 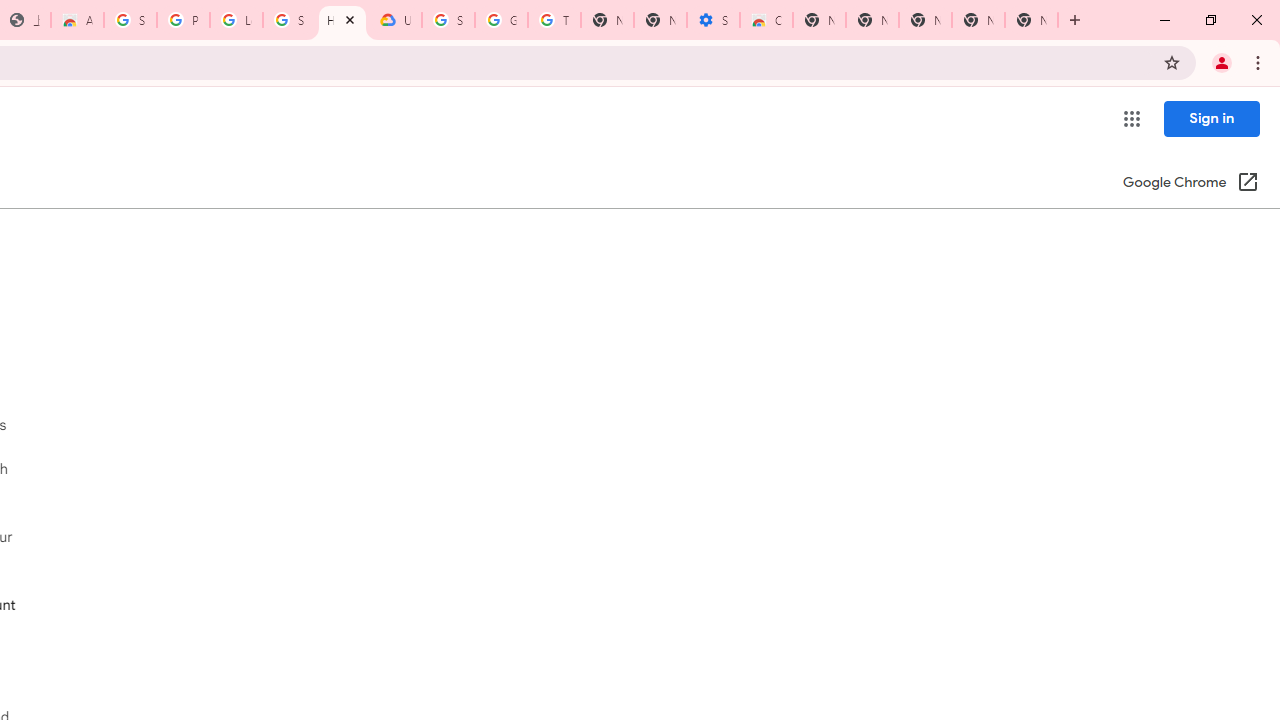 I want to click on 'Sign in - Google Accounts', so click(x=129, y=20).